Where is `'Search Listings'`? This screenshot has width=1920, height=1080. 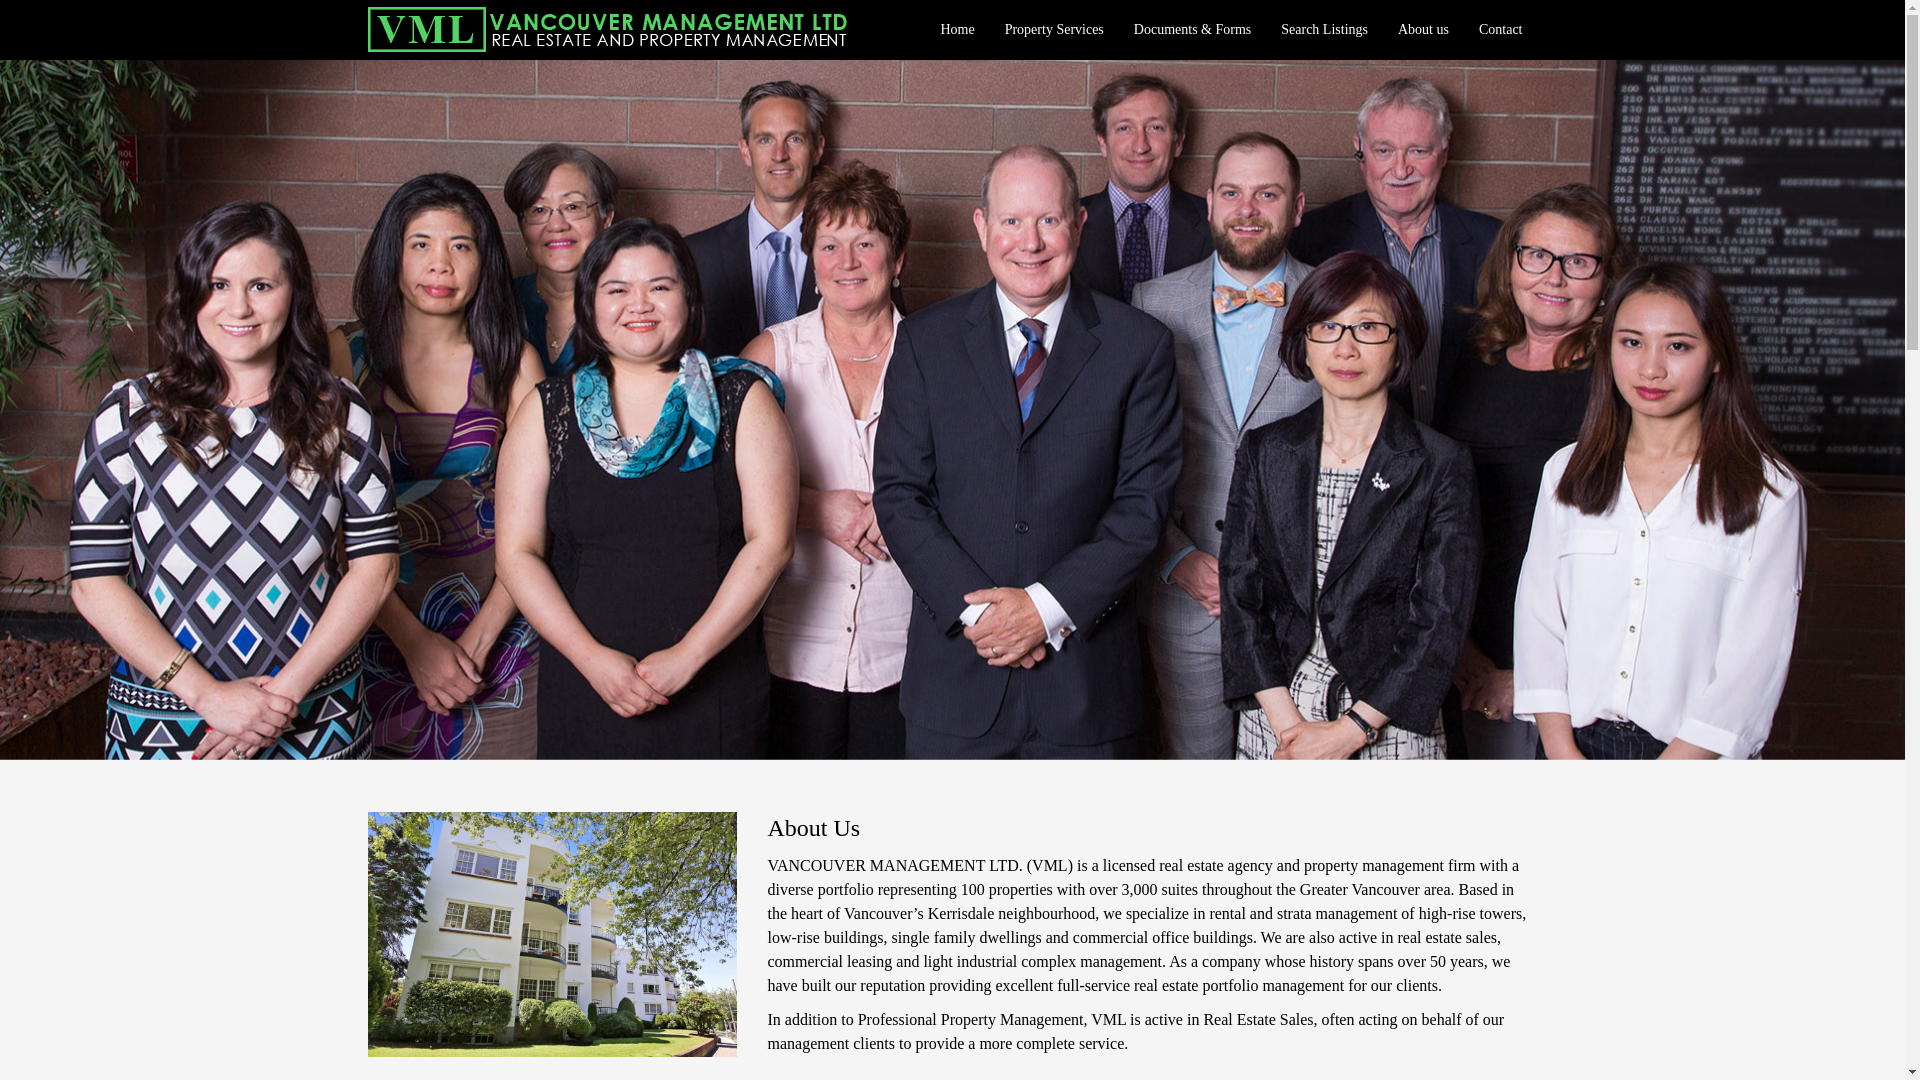
'Search Listings' is located at coordinates (1324, 30).